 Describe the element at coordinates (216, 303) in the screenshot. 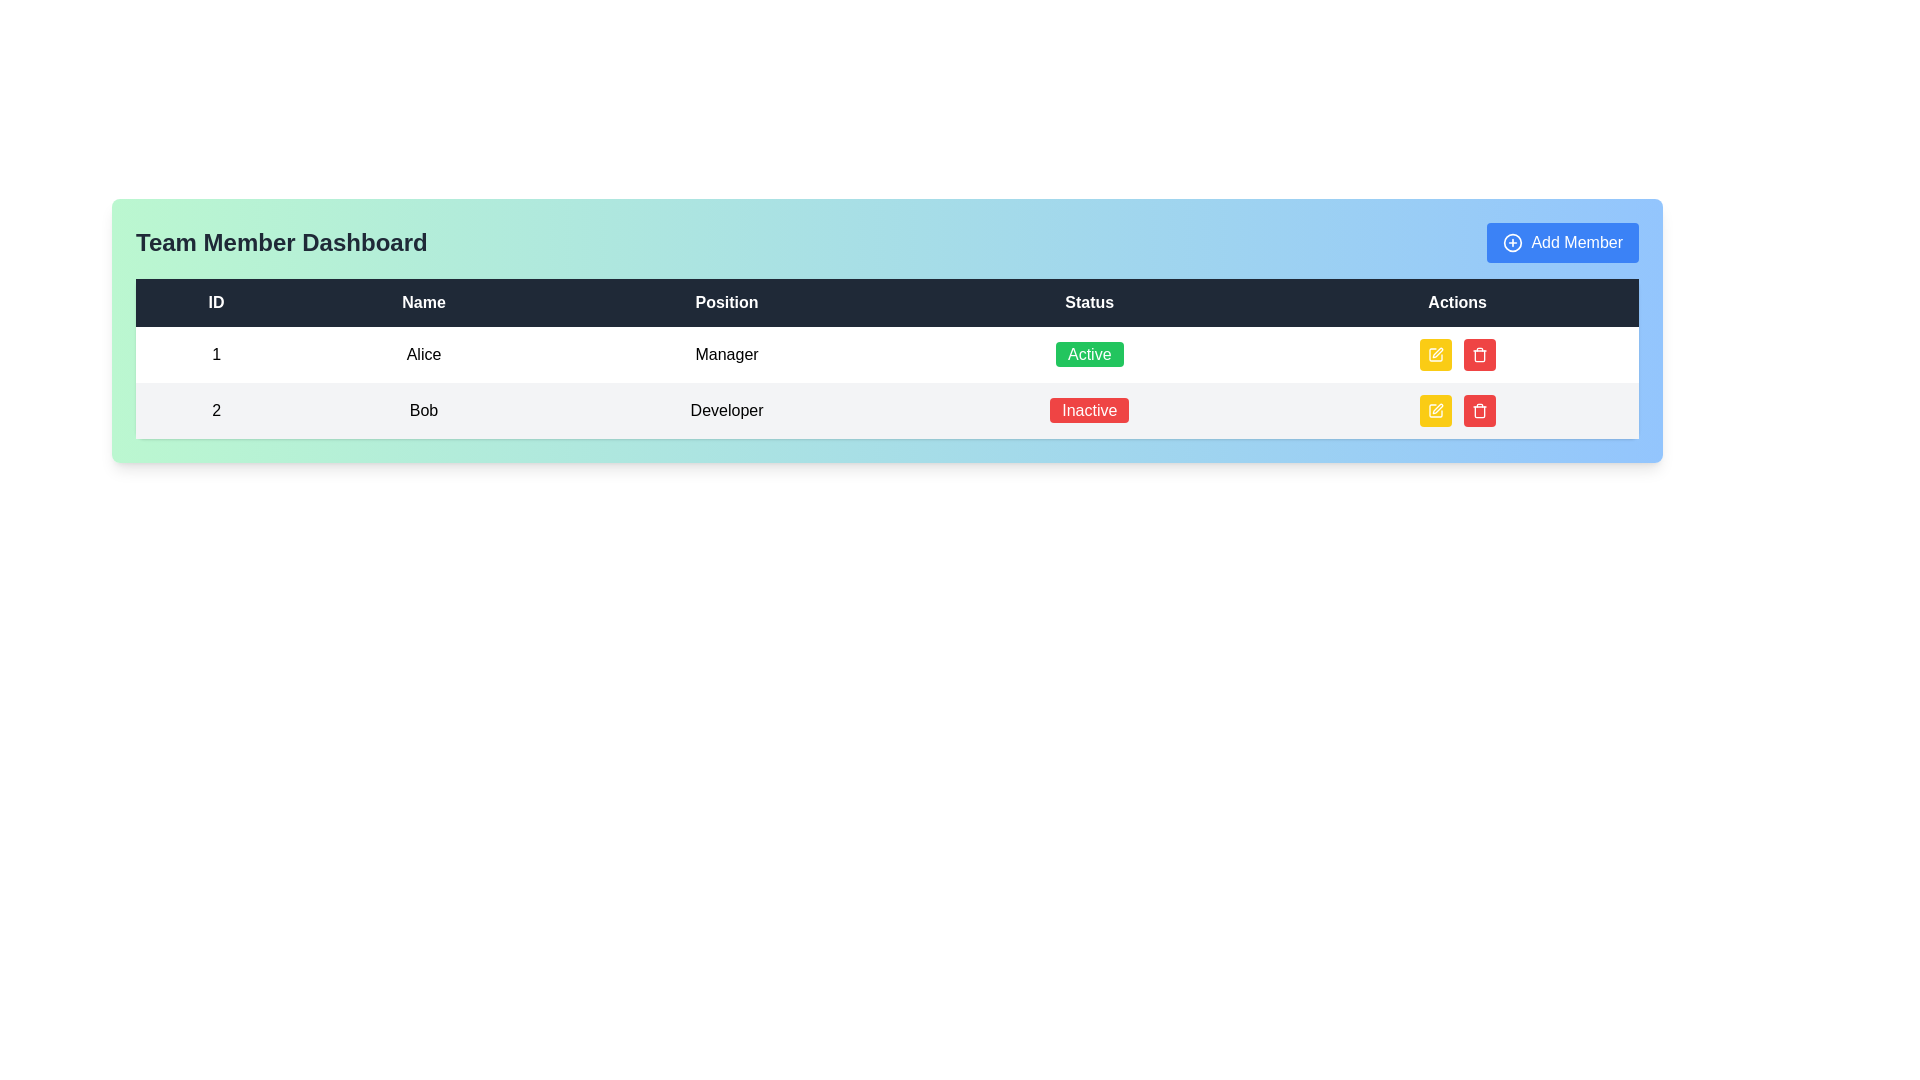

I see `the Table Header Cell displaying 'ID' in uppercase, which is styled with a dark background and white text, located on the far left of the table's first row` at that location.